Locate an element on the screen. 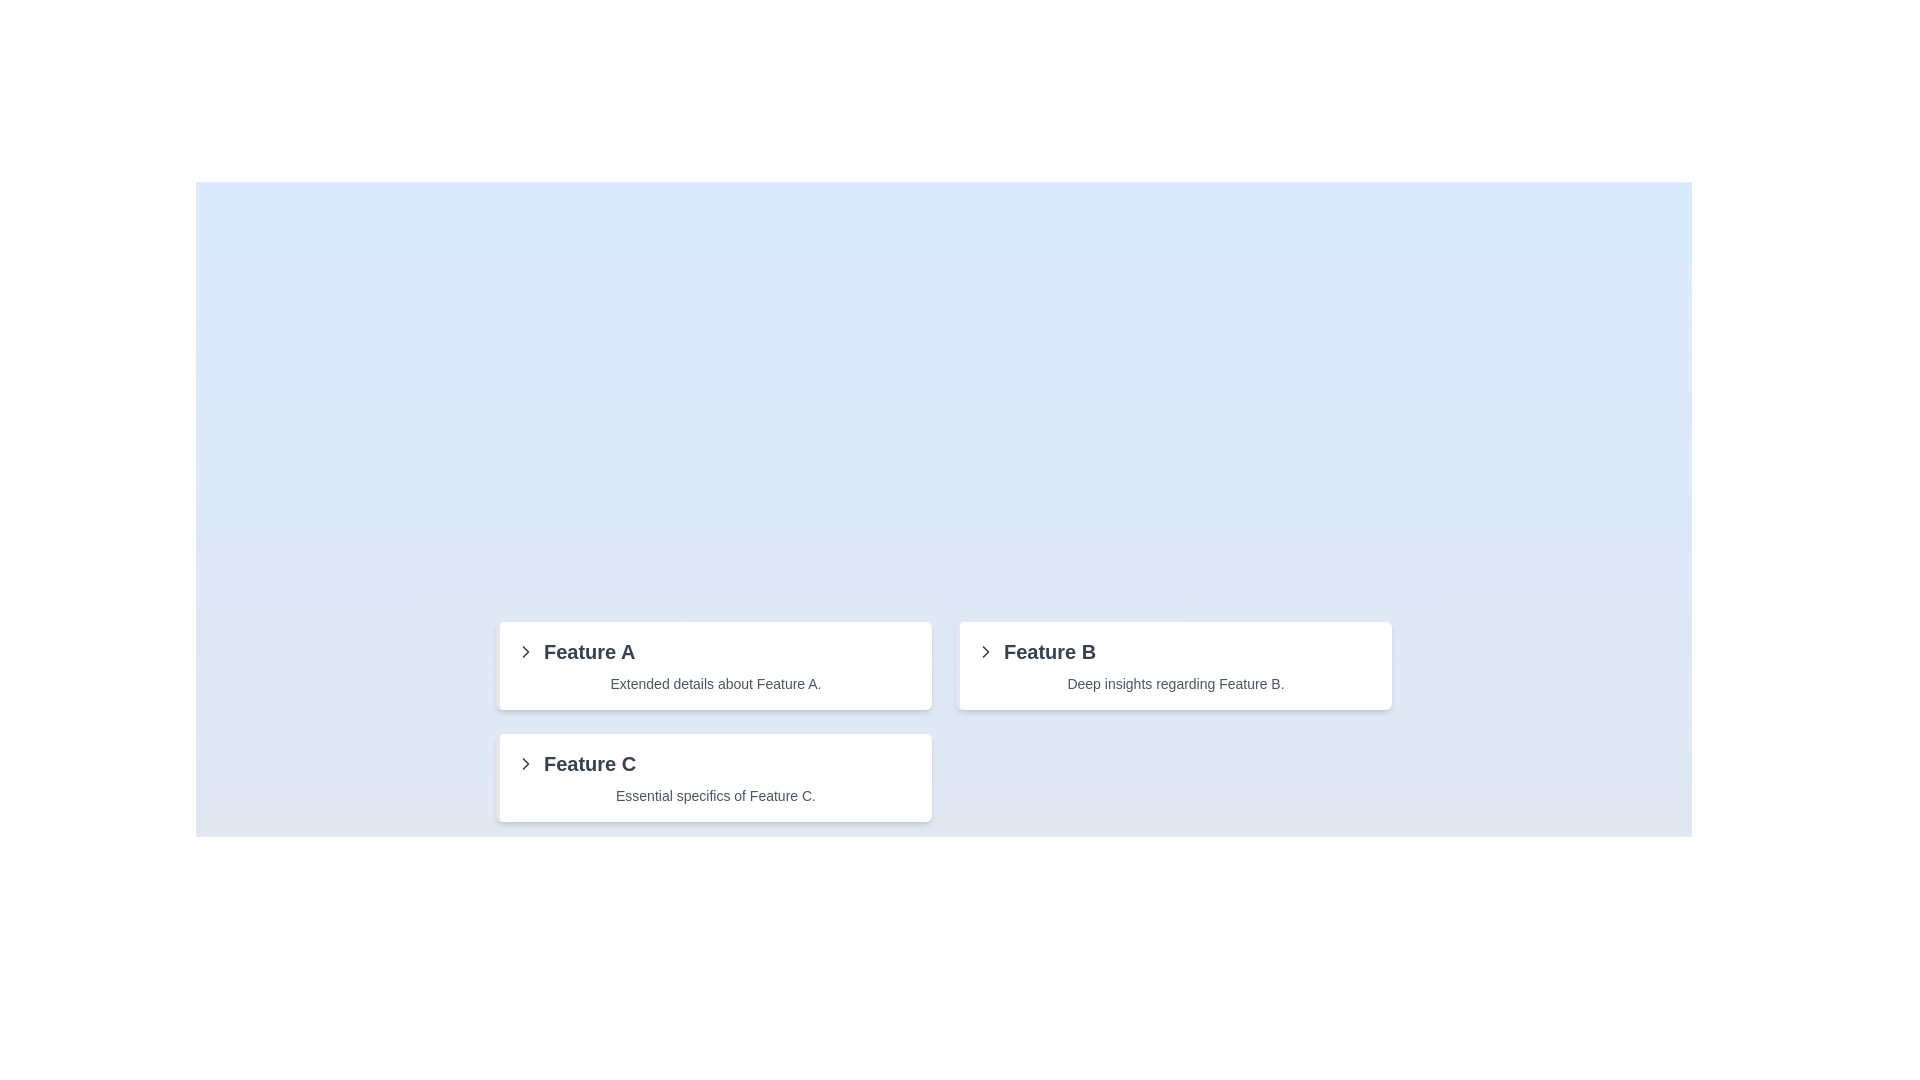 The image size is (1920, 1080). the descriptive text displaying 'Extended details about Feature A.' which is located below the title 'Feature A' and is styled in a small, gray font is located at coordinates (715, 682).